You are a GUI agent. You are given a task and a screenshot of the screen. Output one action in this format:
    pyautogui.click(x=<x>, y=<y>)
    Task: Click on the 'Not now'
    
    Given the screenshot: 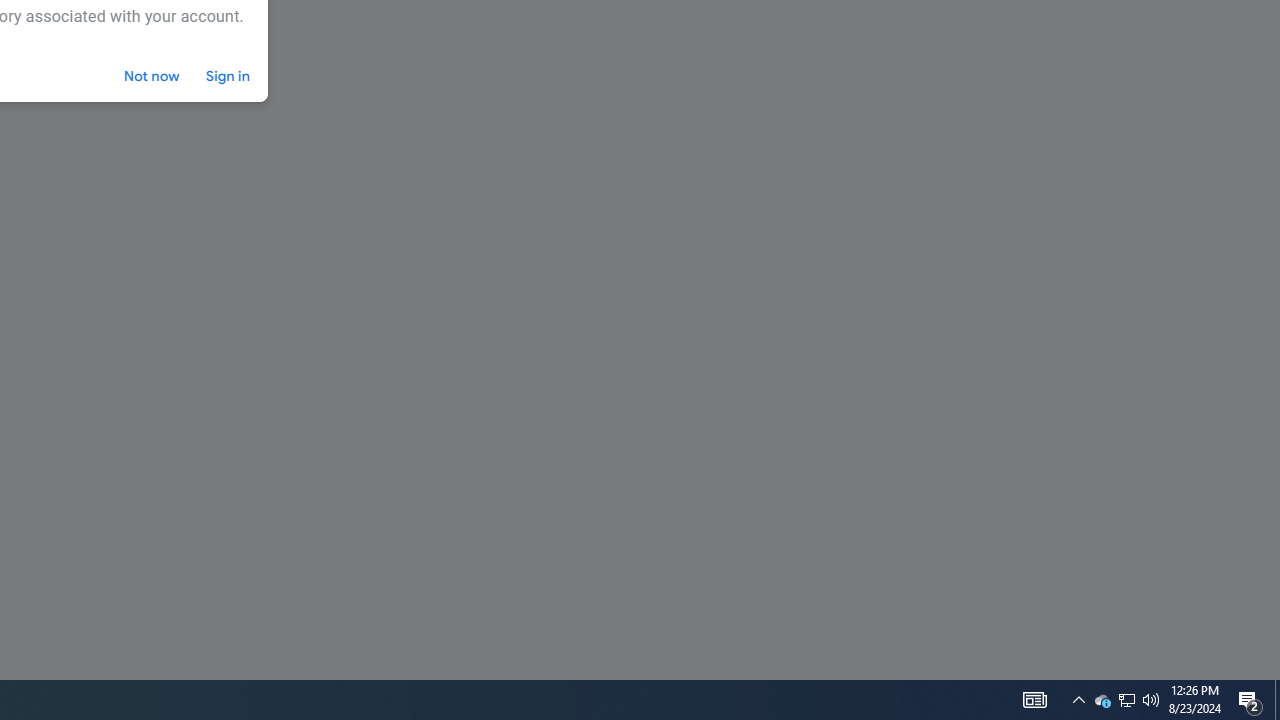 What is the action you would take?
    pyautogui.click(x=151, y=75)
    